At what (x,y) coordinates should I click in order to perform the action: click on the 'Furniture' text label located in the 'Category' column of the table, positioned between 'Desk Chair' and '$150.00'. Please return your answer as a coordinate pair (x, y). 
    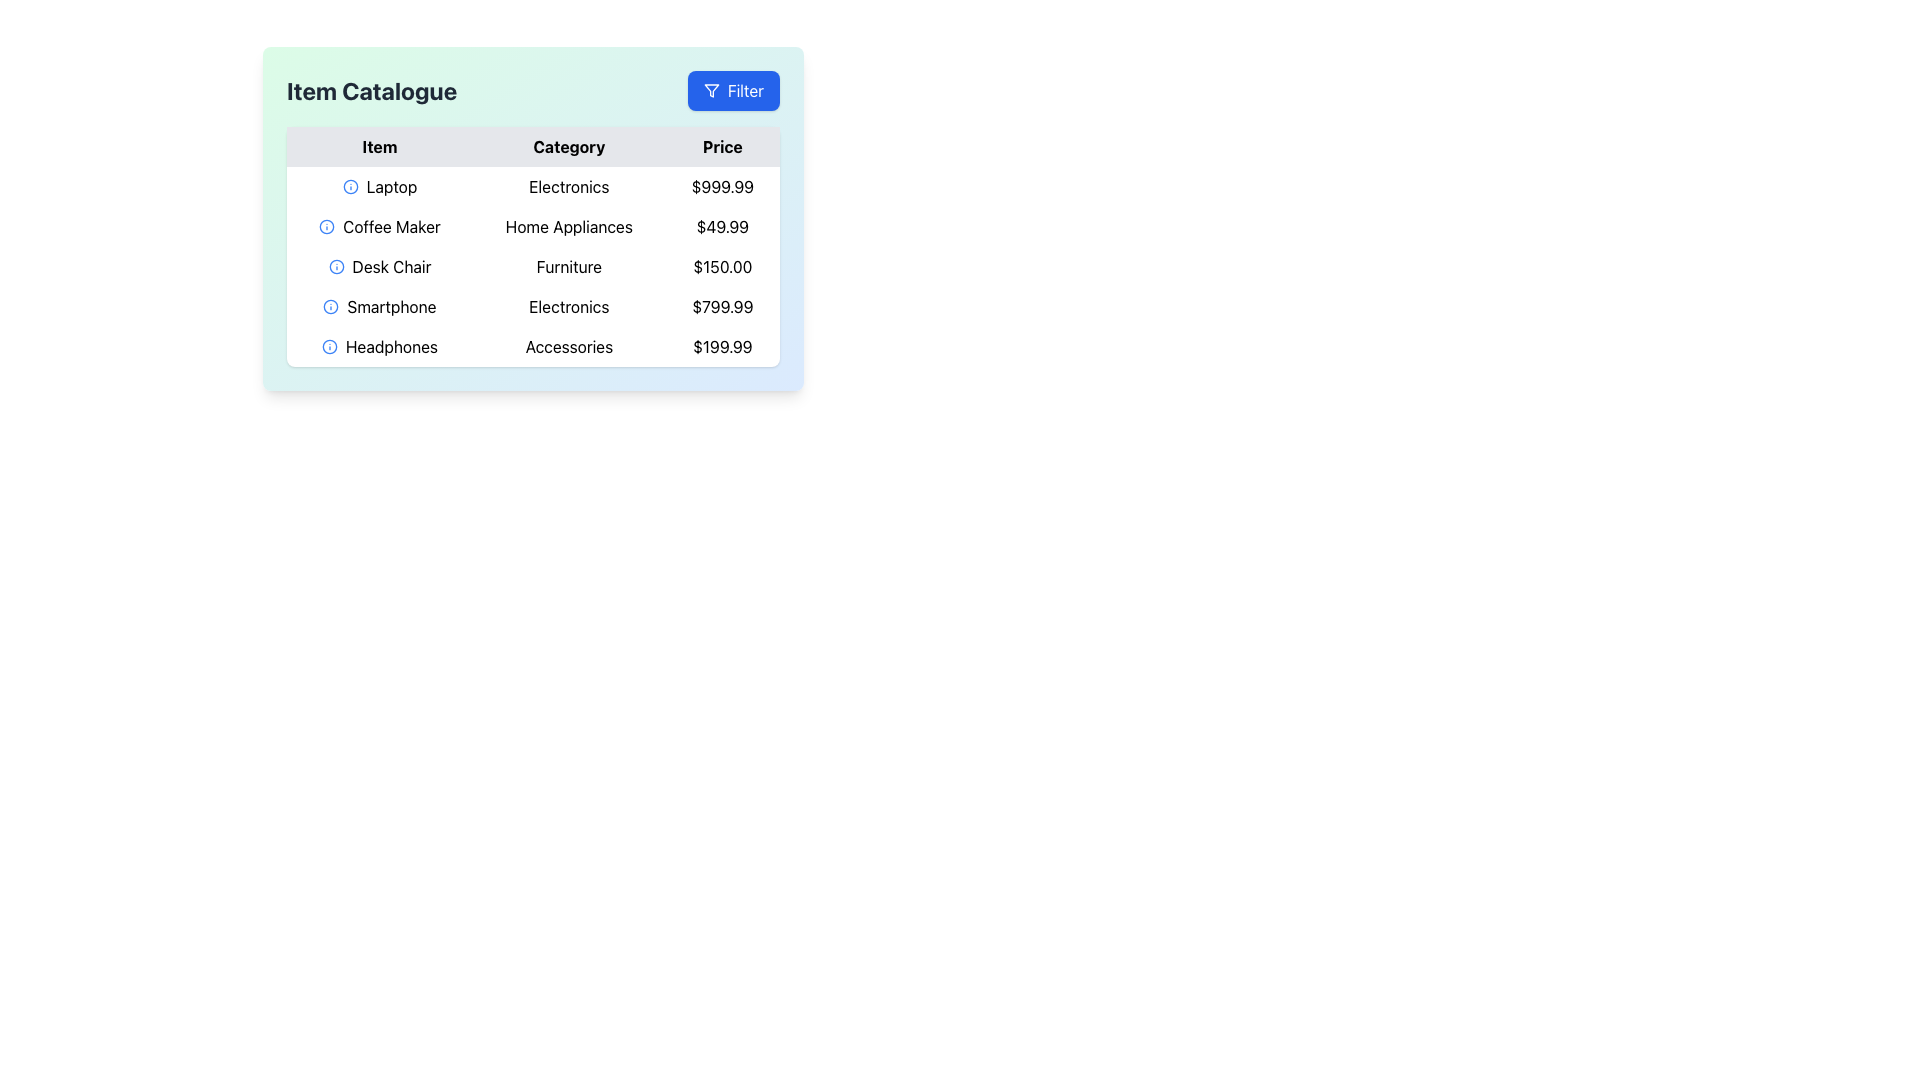
    Looking at the image, I should click on (568, 265).